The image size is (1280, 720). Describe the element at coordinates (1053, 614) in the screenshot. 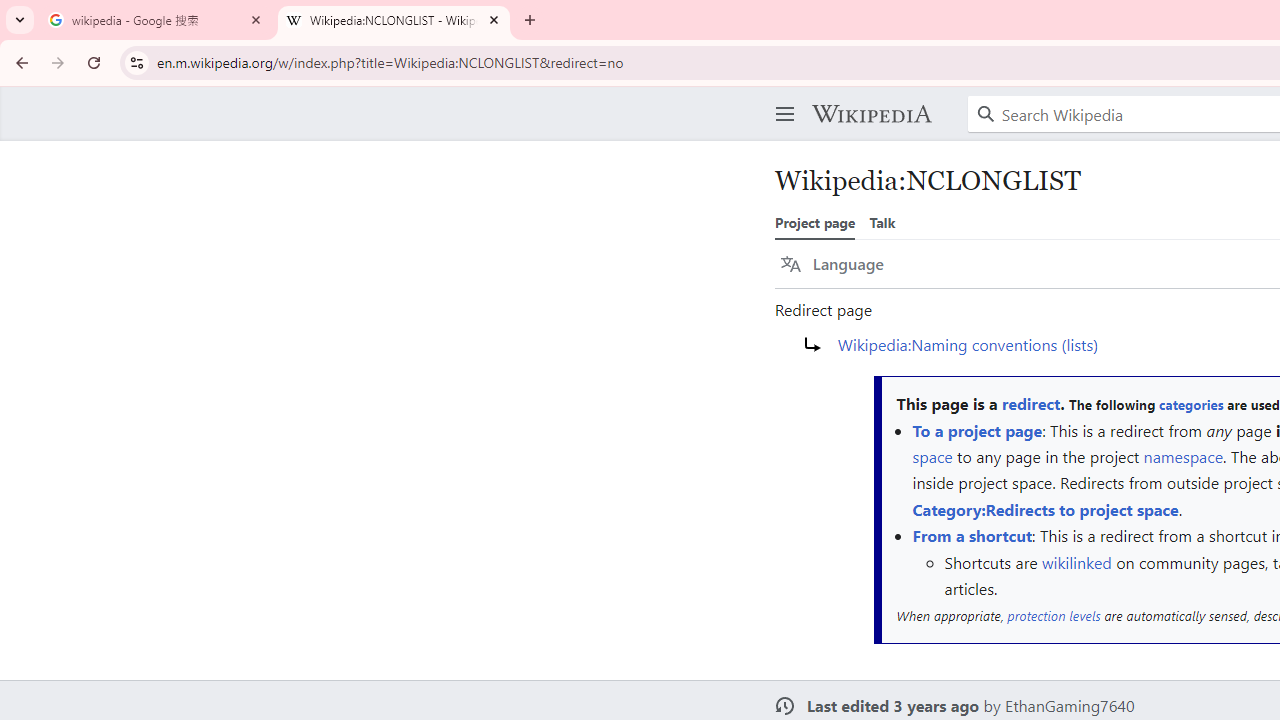

I see `'protection levels'` at that location.